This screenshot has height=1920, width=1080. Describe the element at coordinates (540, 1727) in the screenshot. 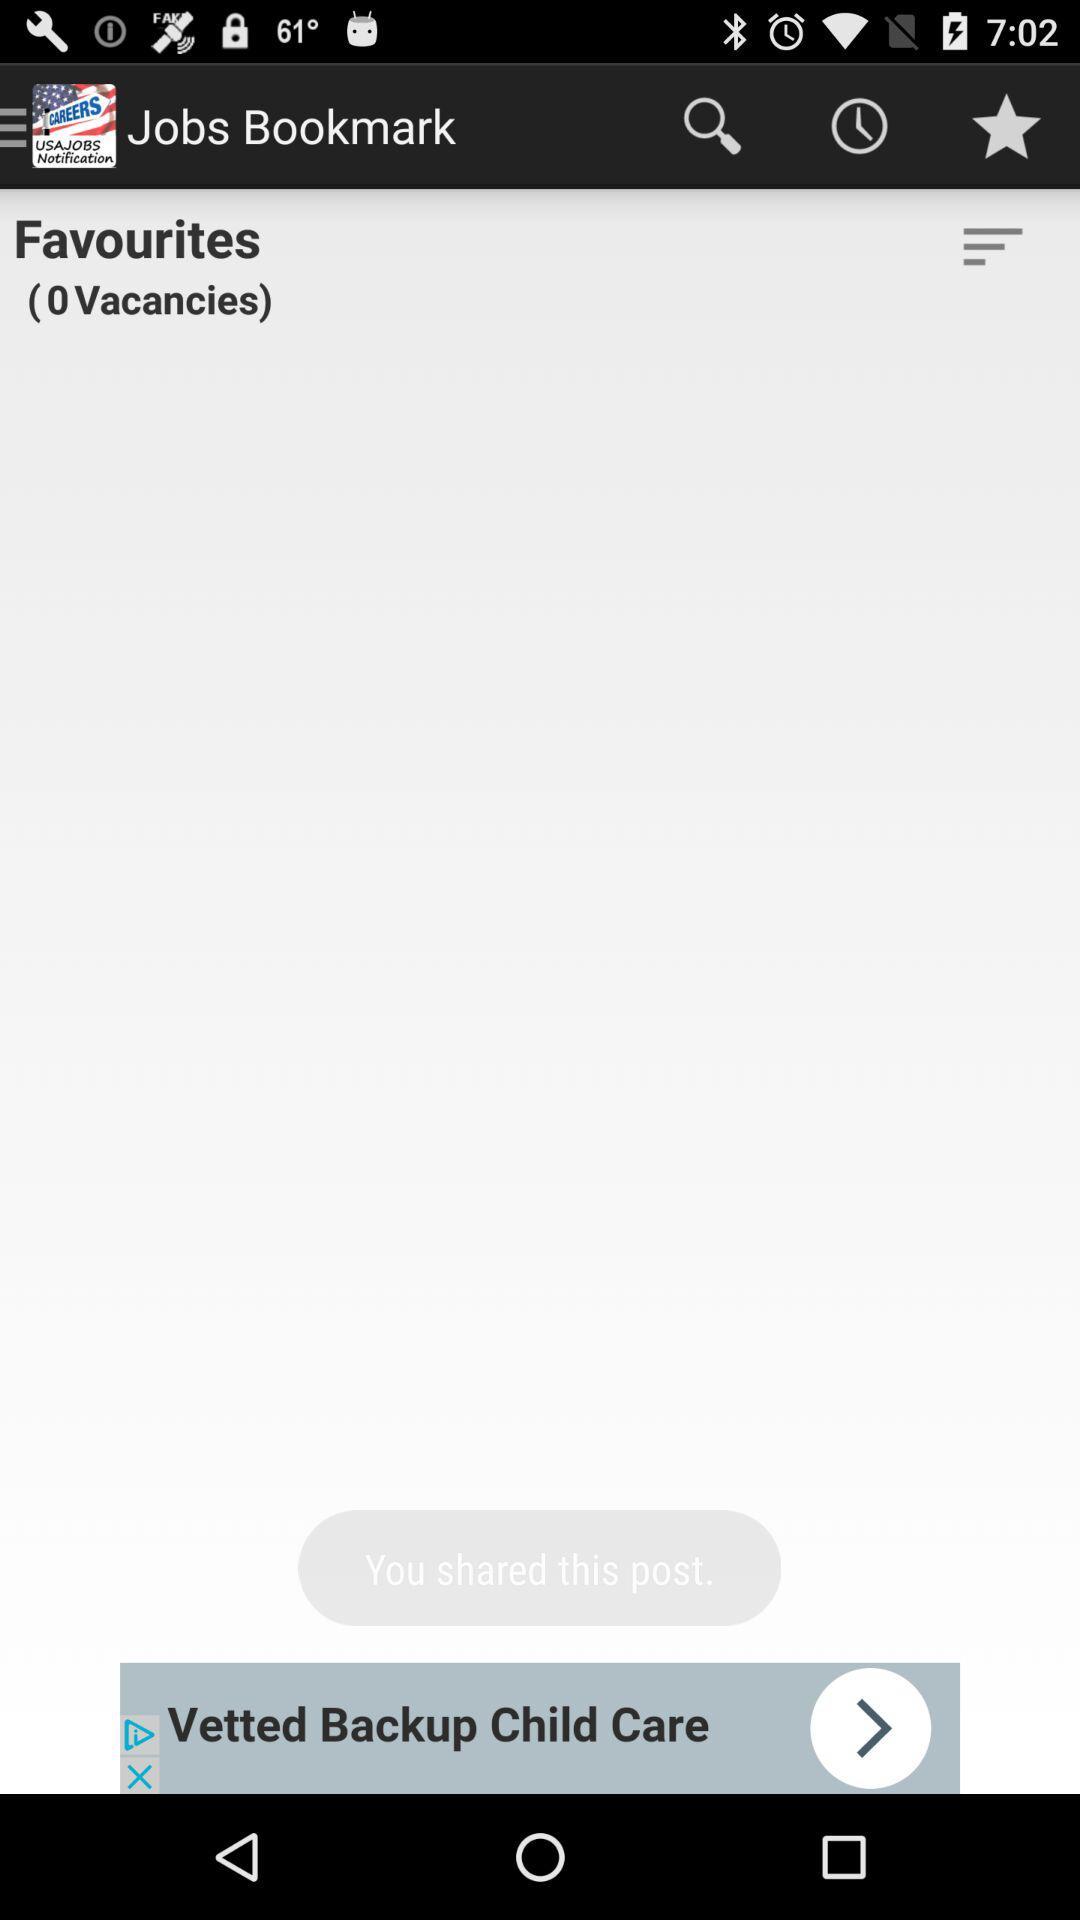

I see `advertisement banner` at that location.